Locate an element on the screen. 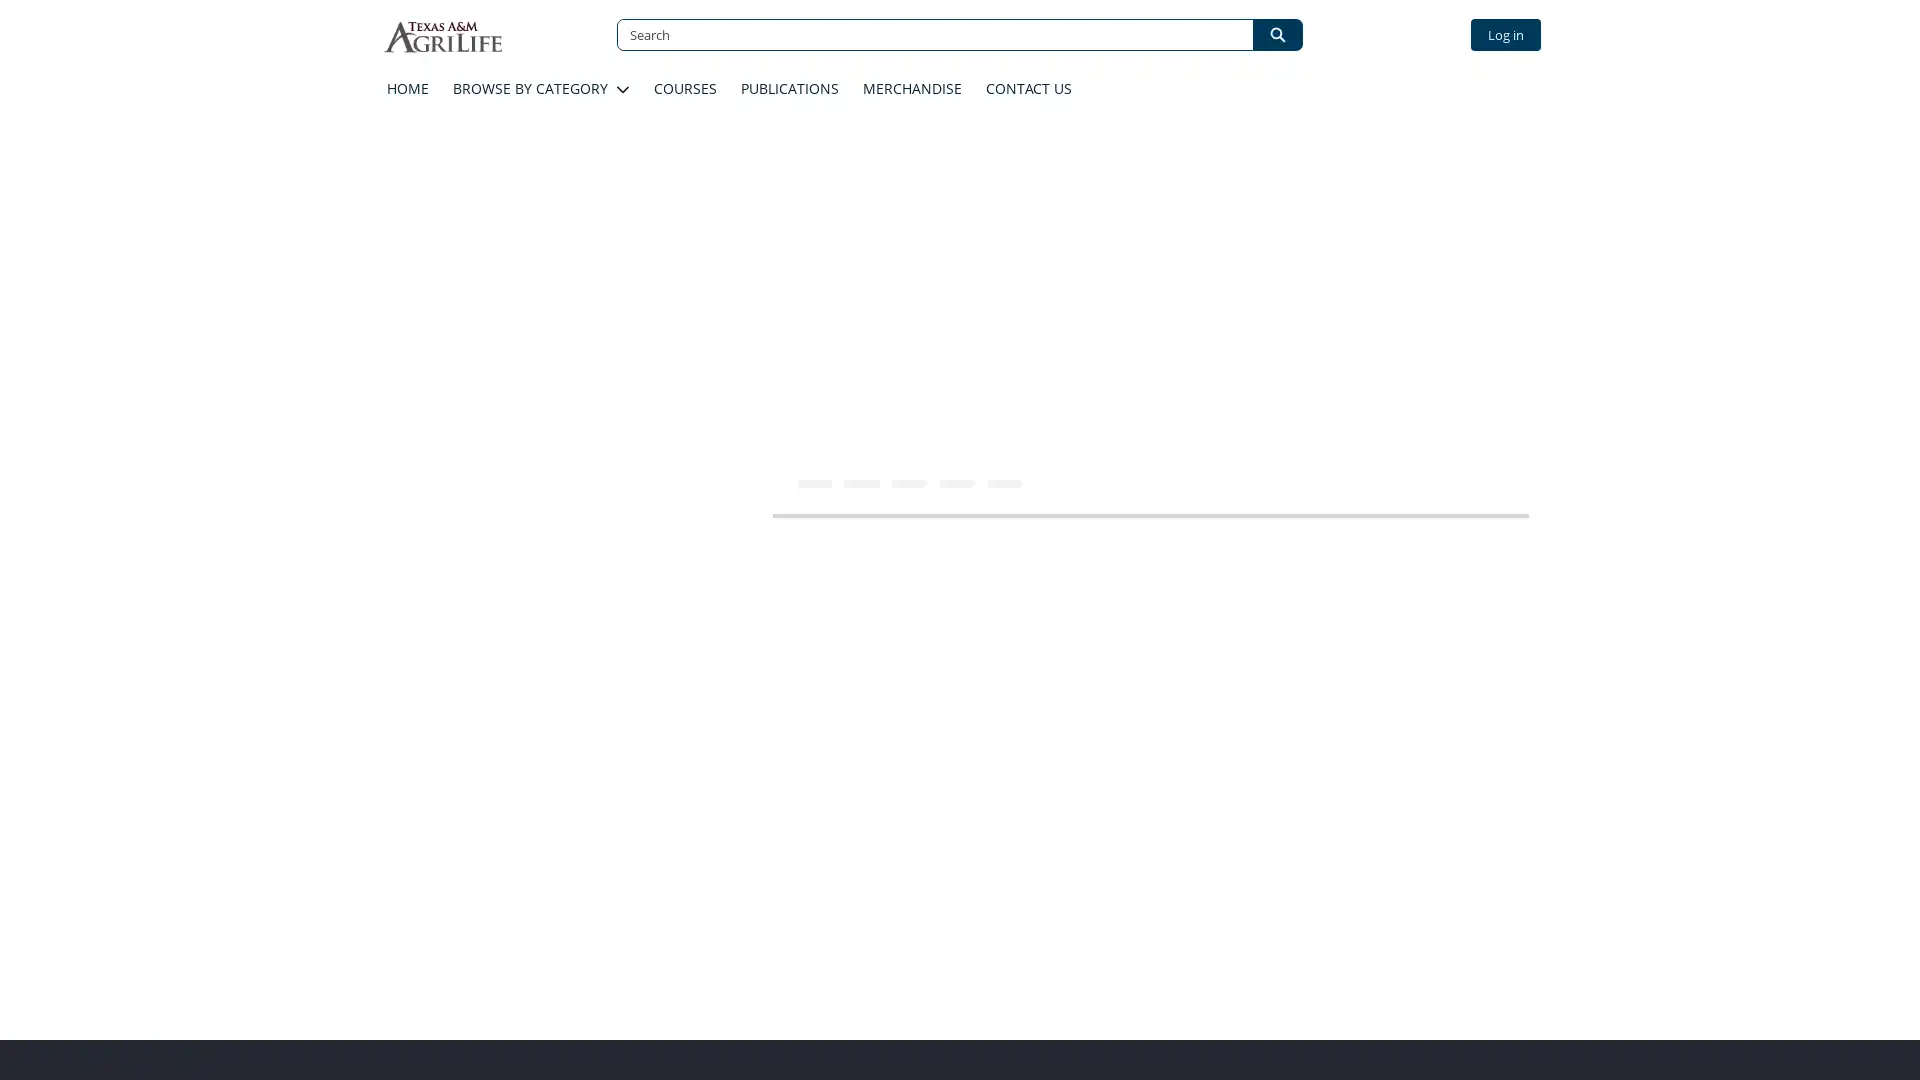 This screenshot has height=1080, width=1920. Increase number of items is located at coordinates (936, 459).